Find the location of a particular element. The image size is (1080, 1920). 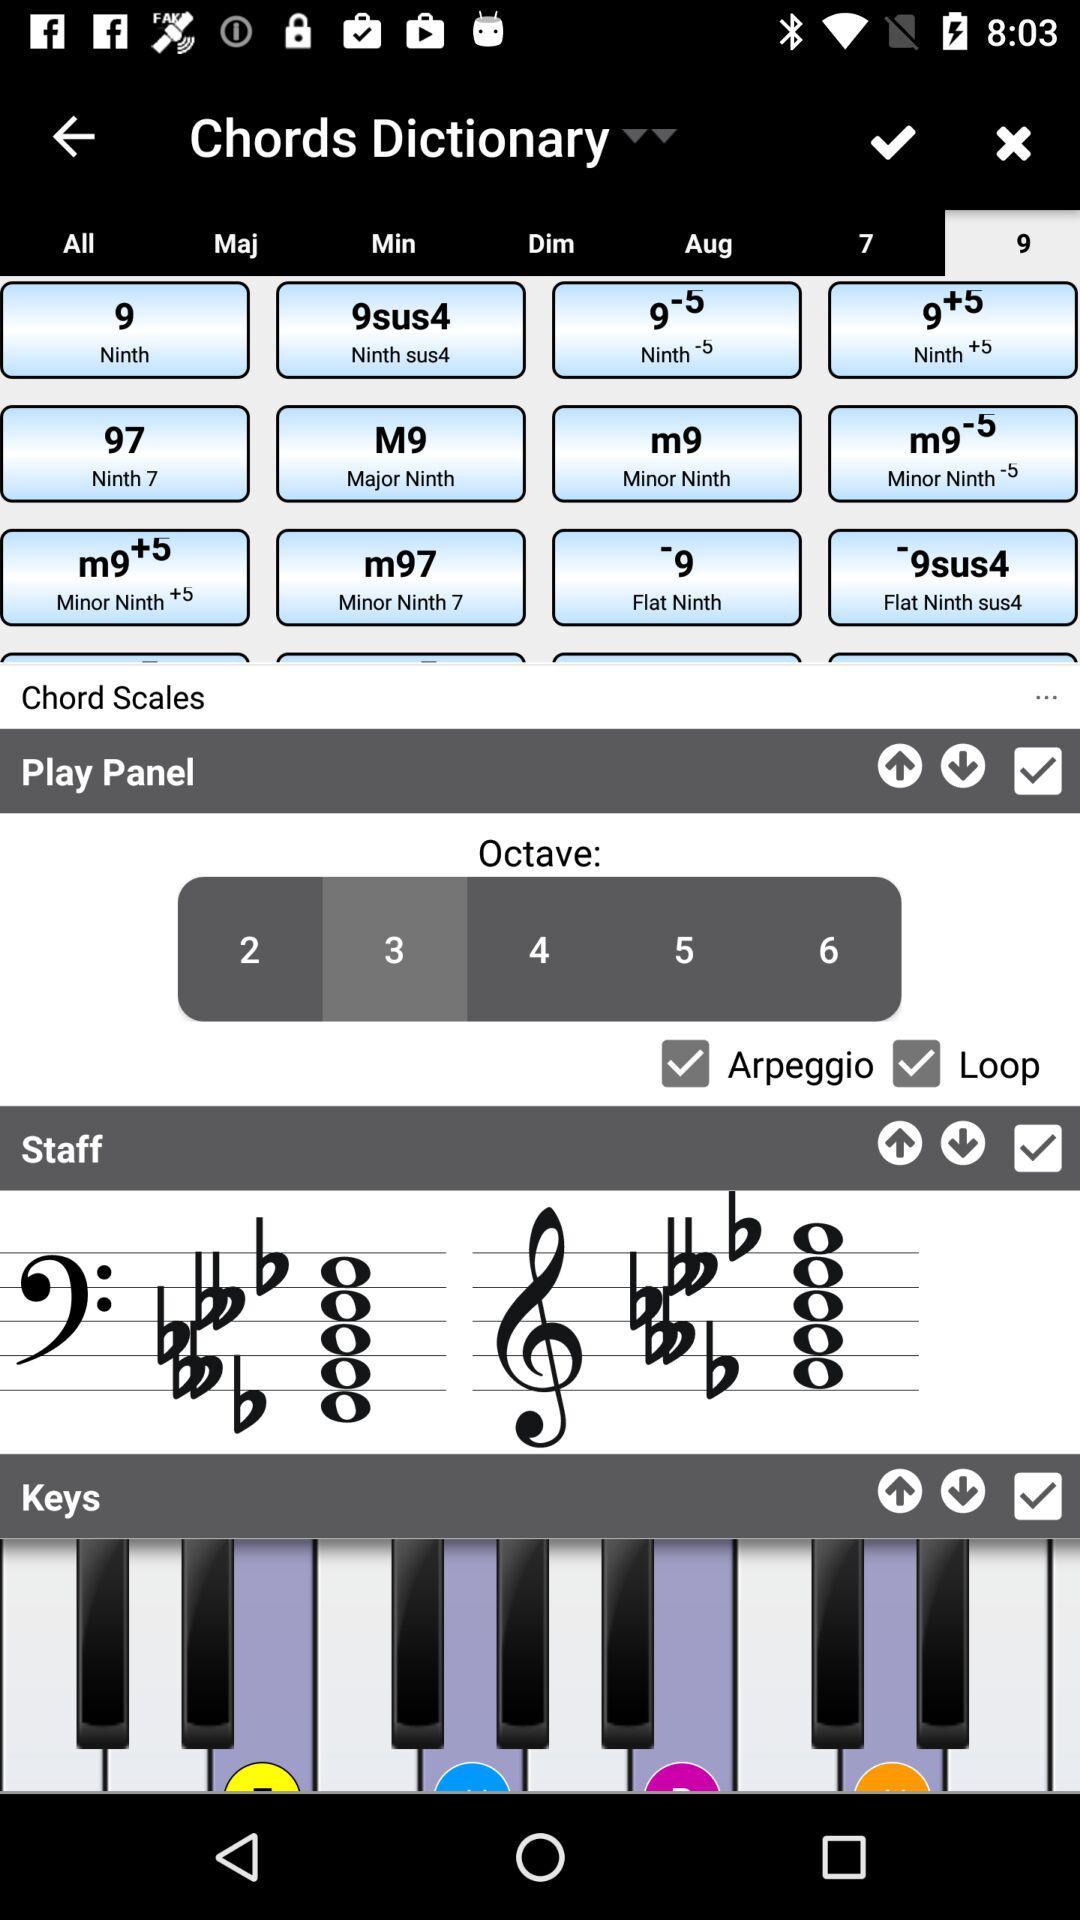

next is located at coordinates (963, 759).